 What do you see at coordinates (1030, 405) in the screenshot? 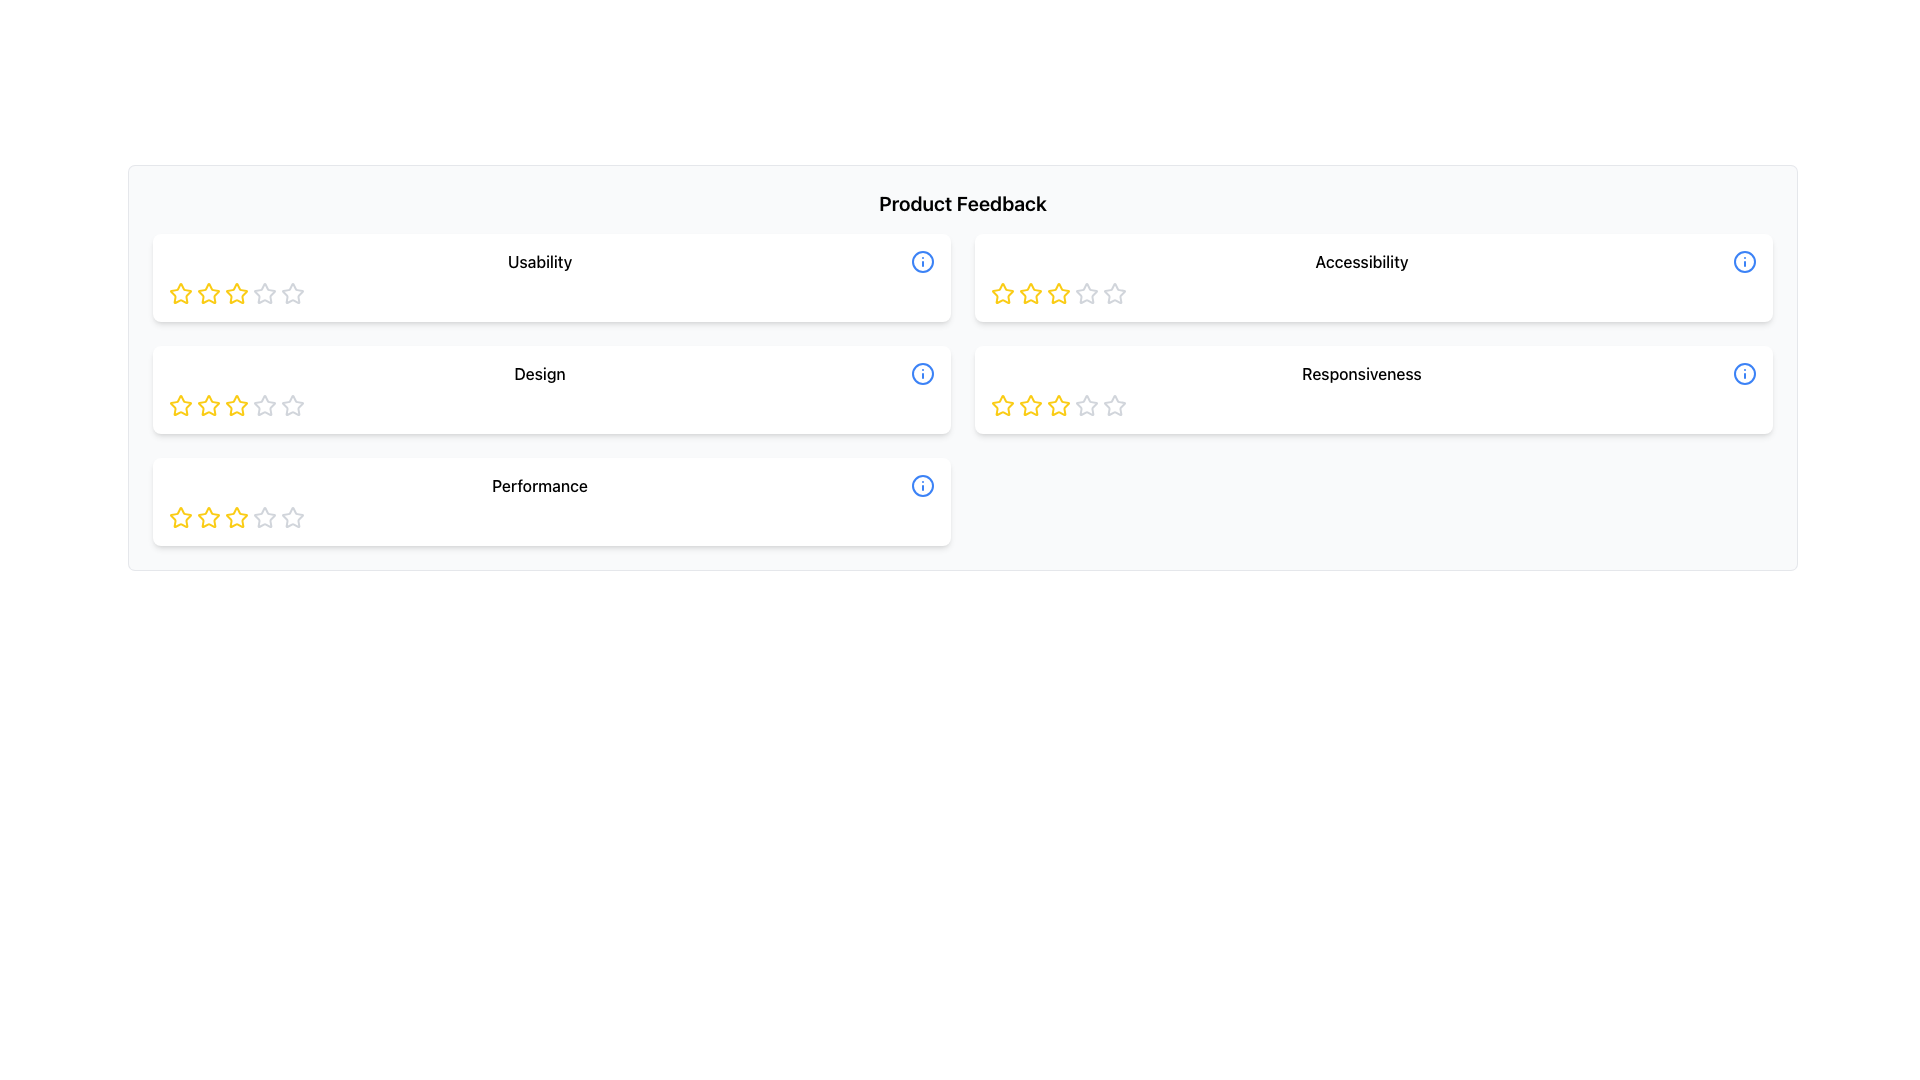
I see `the second star icon in the five-star rating scale for the 'Responsiveness' category to rate it` at bounding box center [1030, 405].